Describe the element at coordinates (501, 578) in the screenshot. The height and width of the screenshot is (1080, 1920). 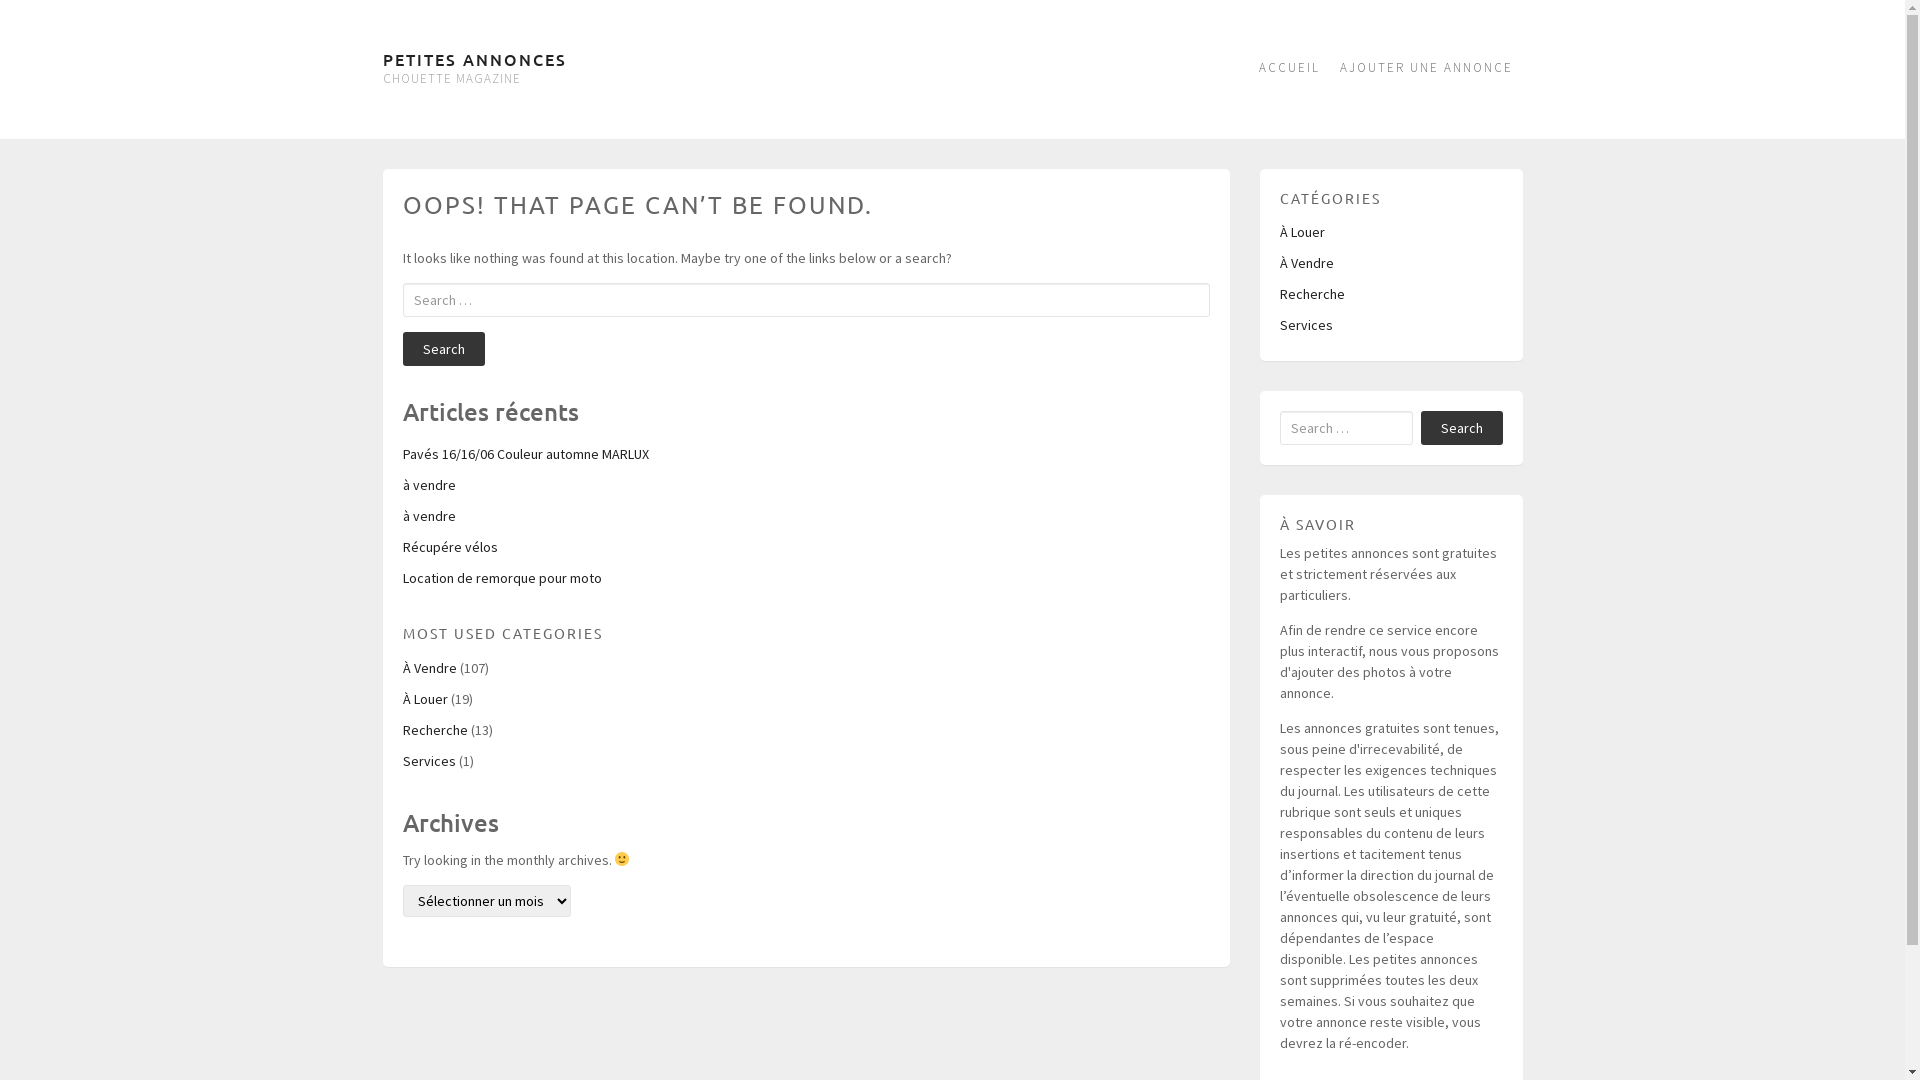
I see `'Location de remorque pour moto'` at that location.